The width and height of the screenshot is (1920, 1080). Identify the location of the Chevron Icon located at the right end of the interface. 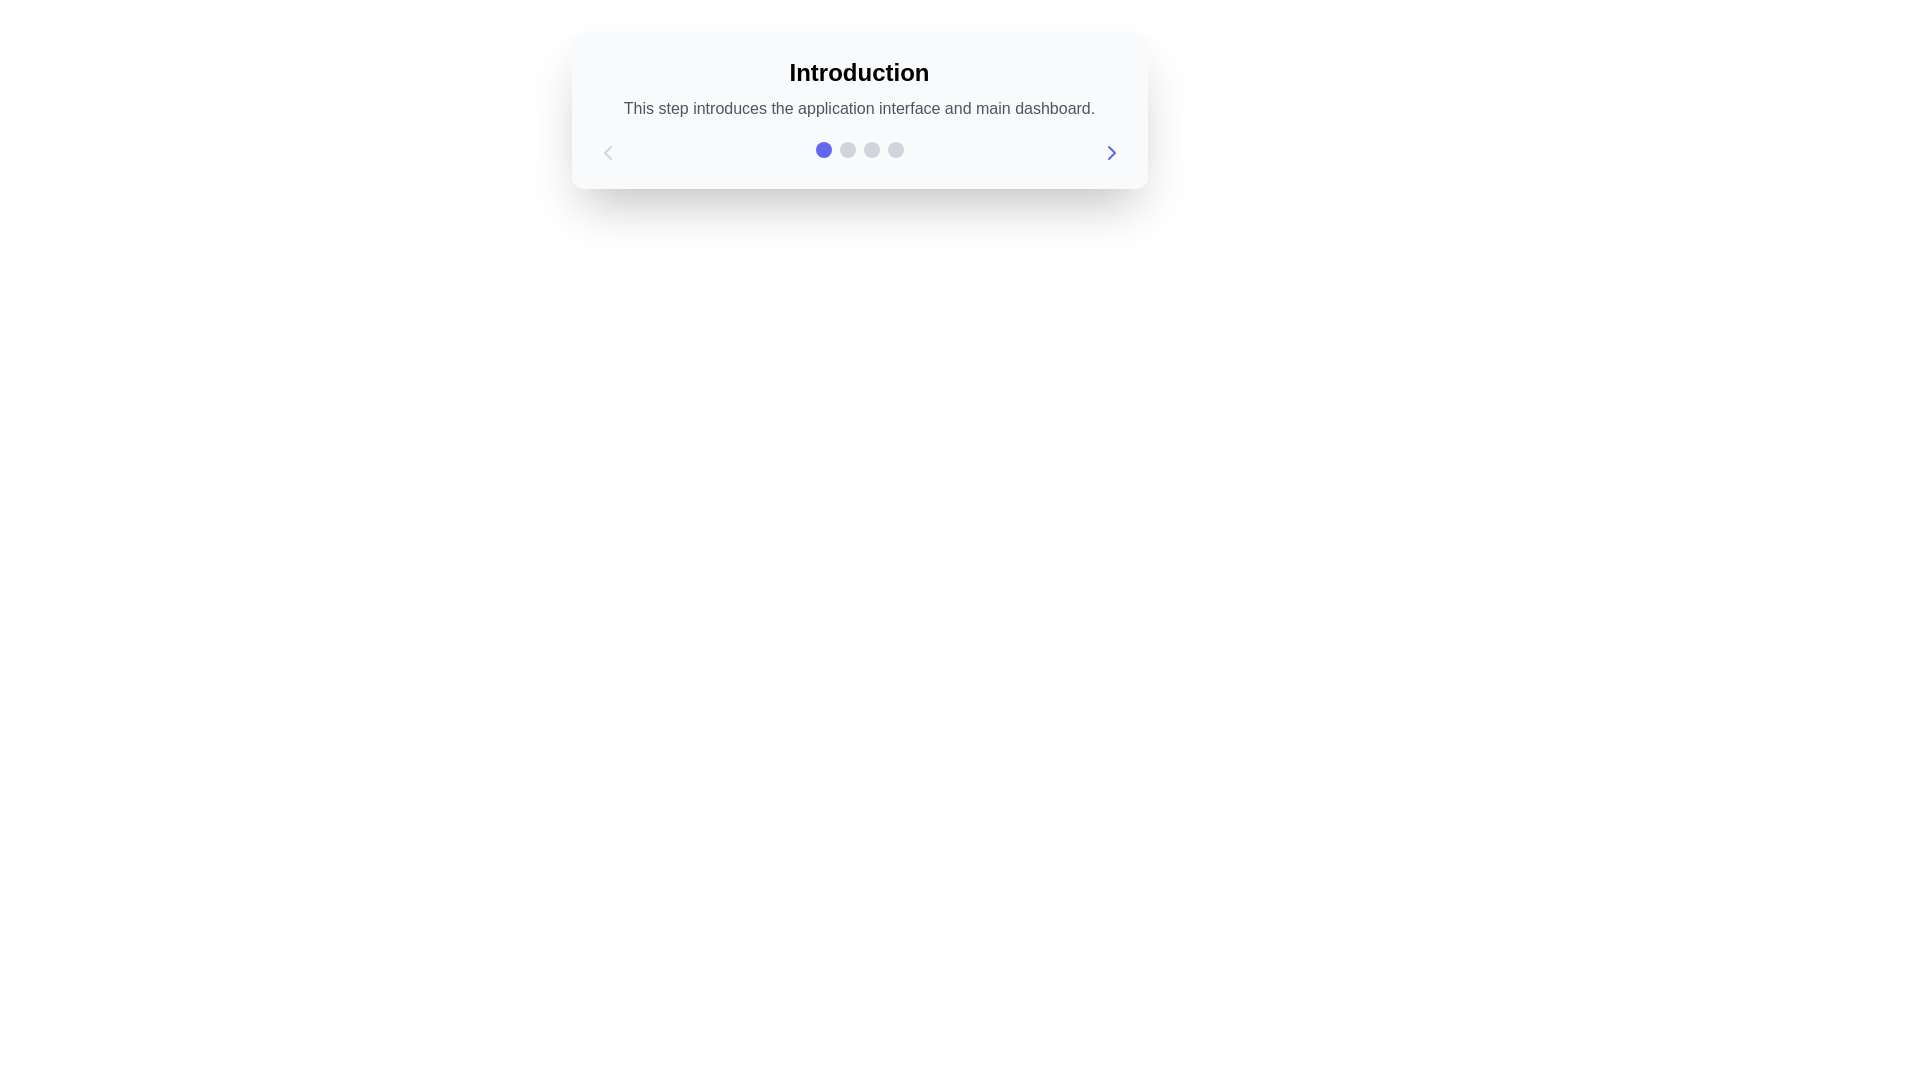
(1110, 152).